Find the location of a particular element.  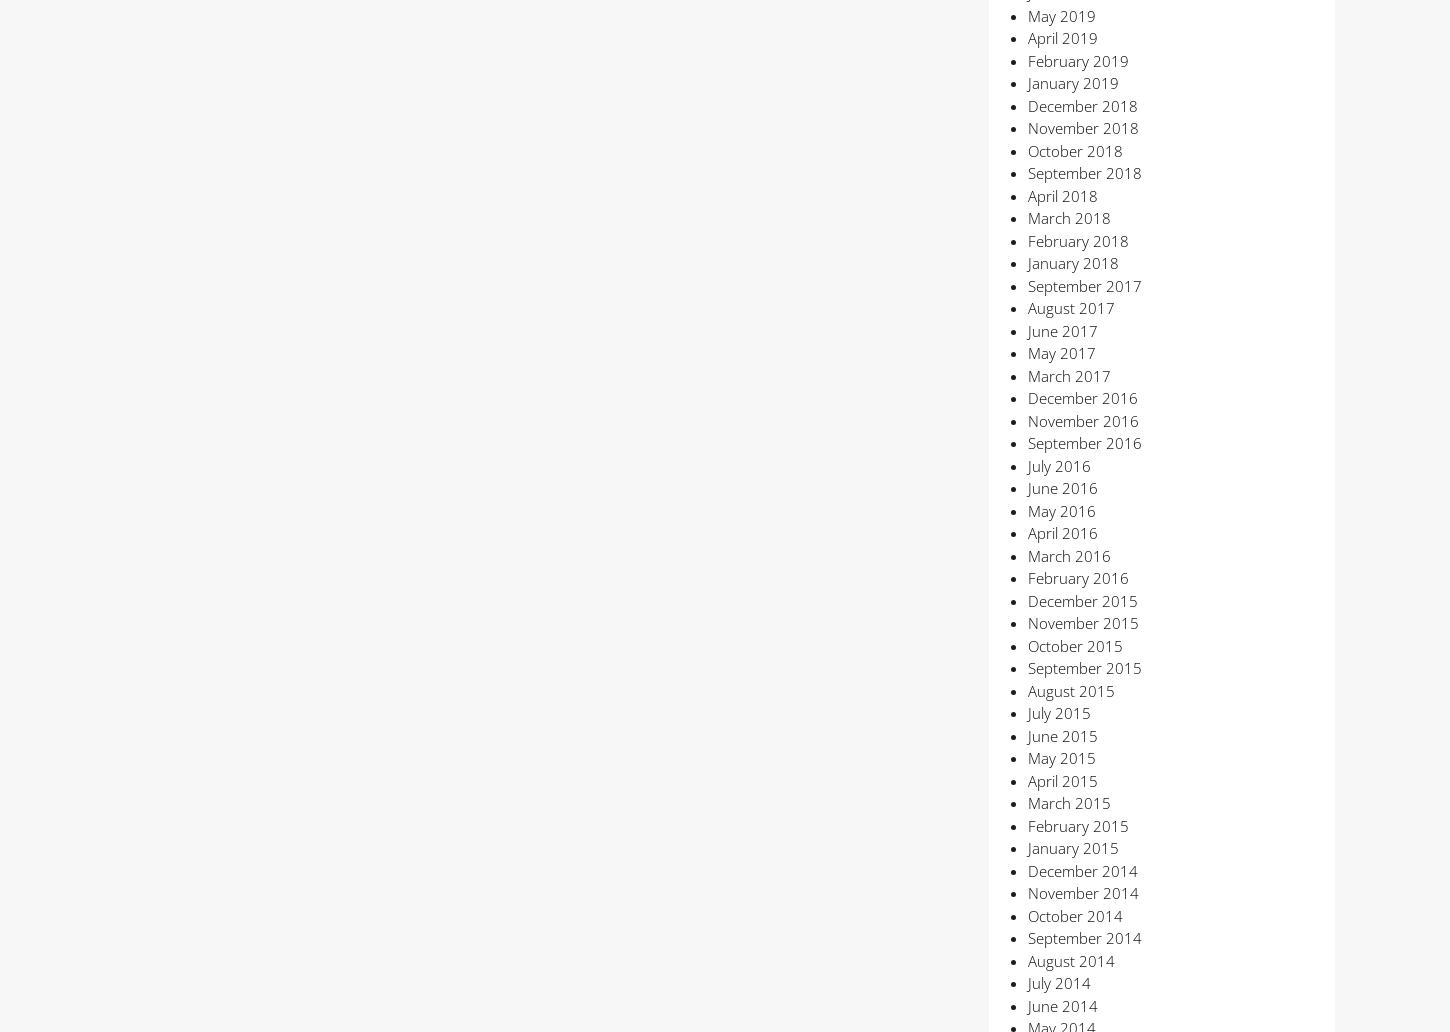

'January 2019' is located at coordinates (1072, 82).